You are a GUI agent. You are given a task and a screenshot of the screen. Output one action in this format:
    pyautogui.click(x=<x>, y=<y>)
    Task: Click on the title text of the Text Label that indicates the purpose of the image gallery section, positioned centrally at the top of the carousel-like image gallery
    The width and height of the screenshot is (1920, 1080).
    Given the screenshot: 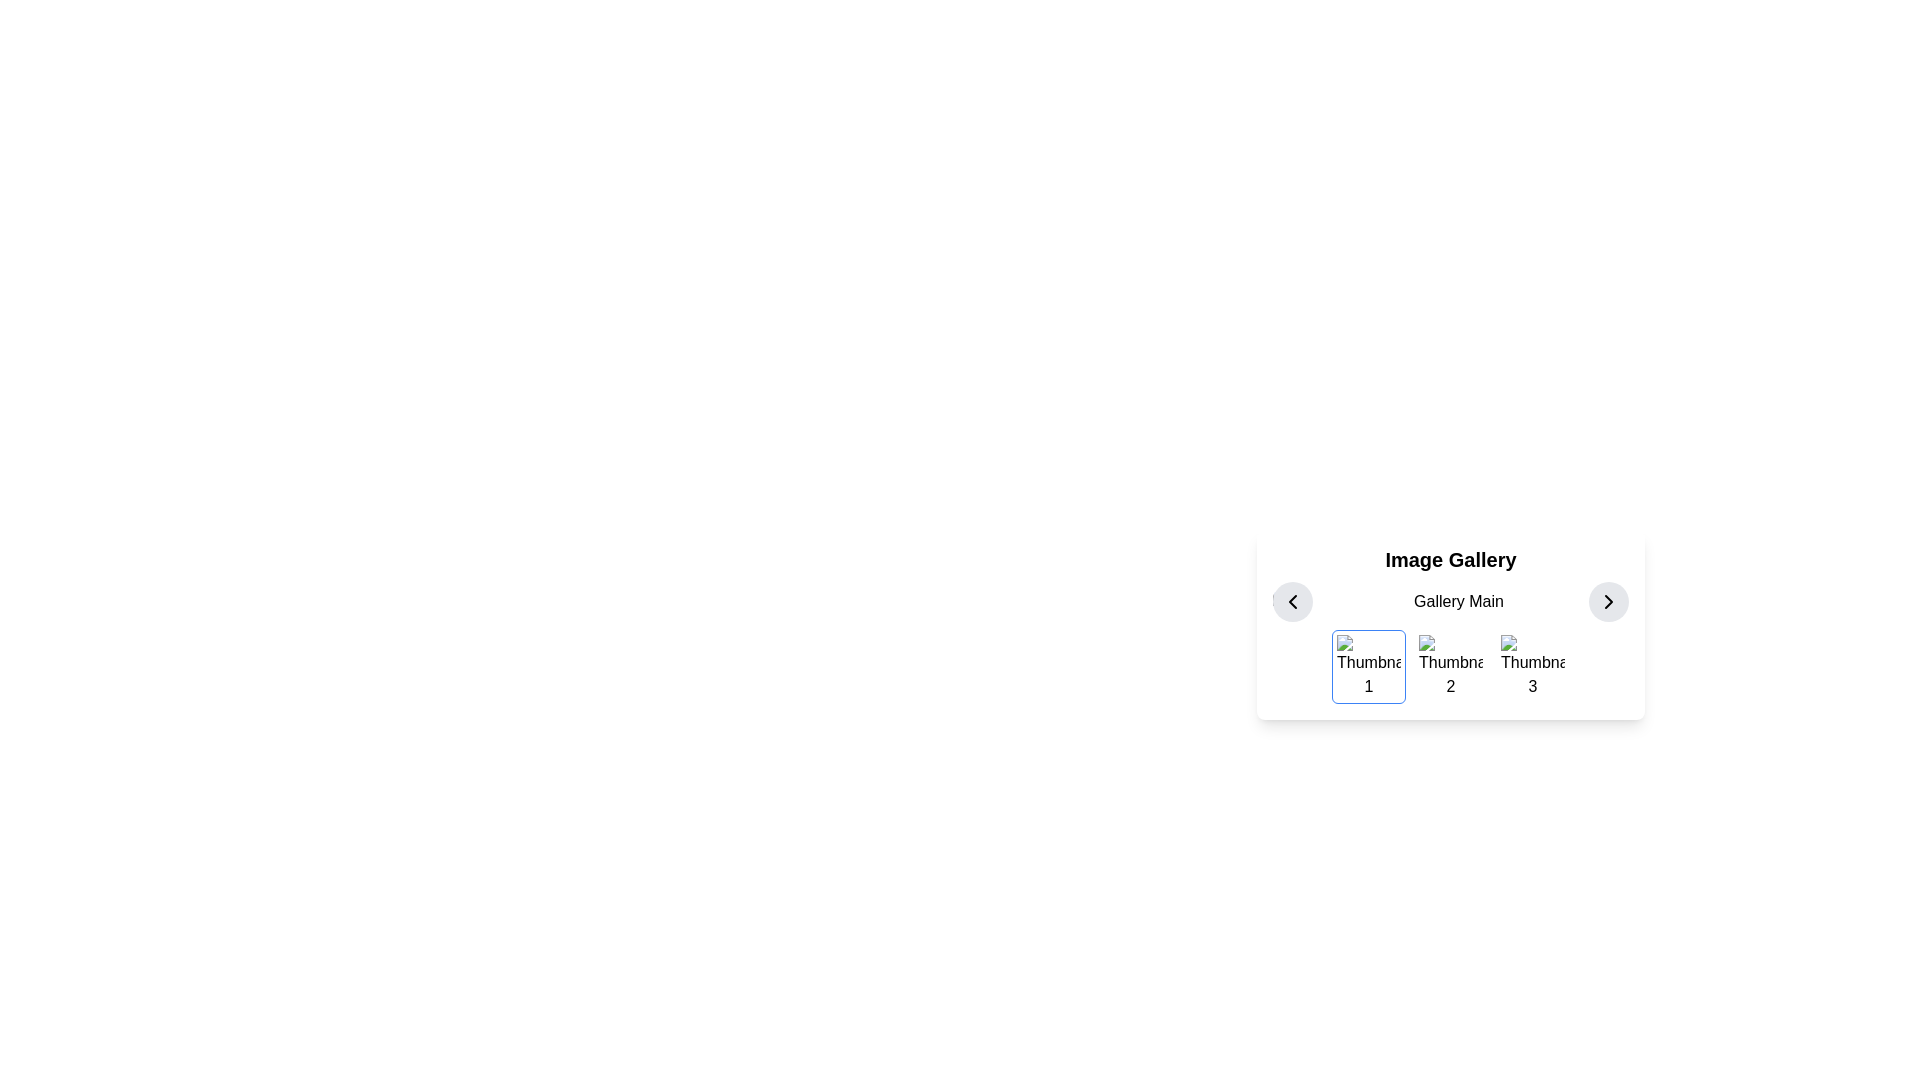 What is the action you would take?
    pyautogui.click(x=1450, y=559)
    